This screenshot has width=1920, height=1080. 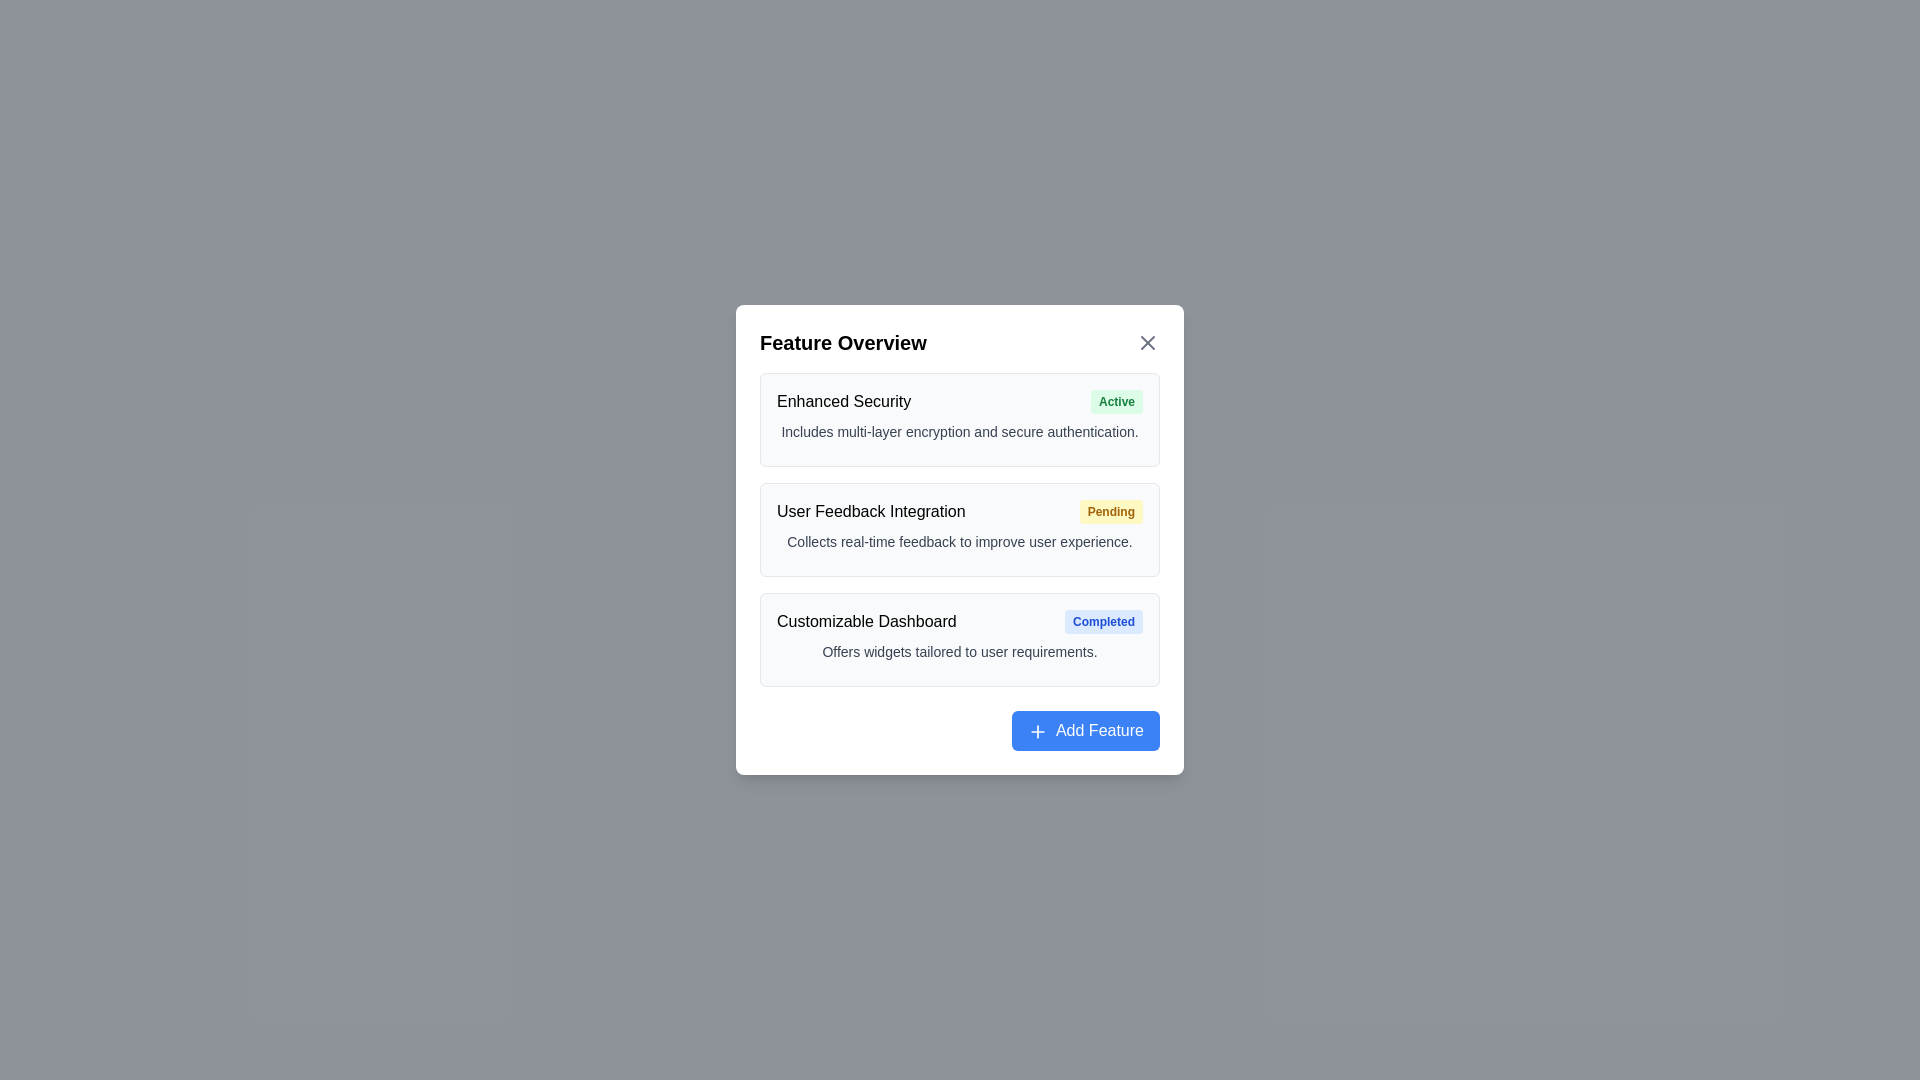 I want to click on the Feature descriptor with status indicator located between 'Enhanced Security' and 'Customizable Dashboard', so click(x=960, y=511).